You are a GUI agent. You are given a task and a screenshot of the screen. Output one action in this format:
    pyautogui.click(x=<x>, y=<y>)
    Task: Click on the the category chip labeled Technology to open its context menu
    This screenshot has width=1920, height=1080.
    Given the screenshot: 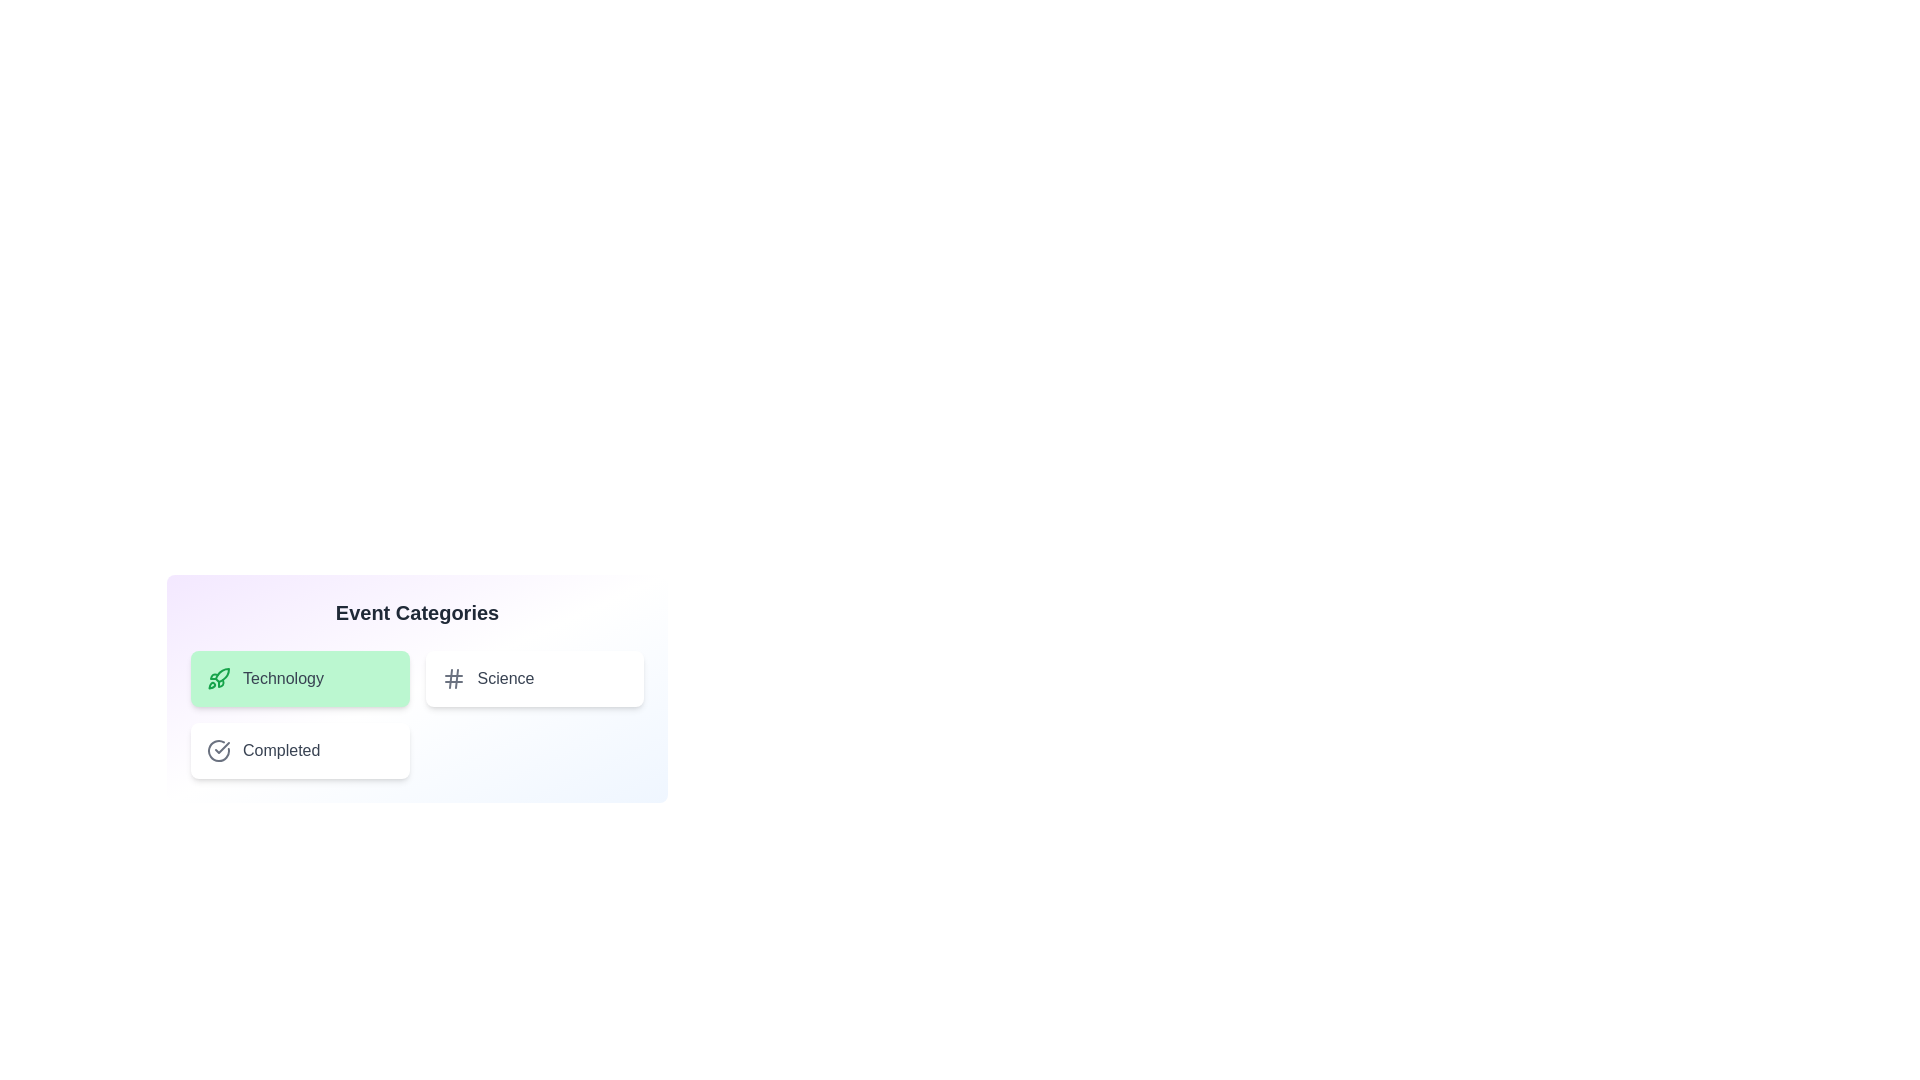 What is the action you would take?
    pyautogui.click(x=299, y=677)
    